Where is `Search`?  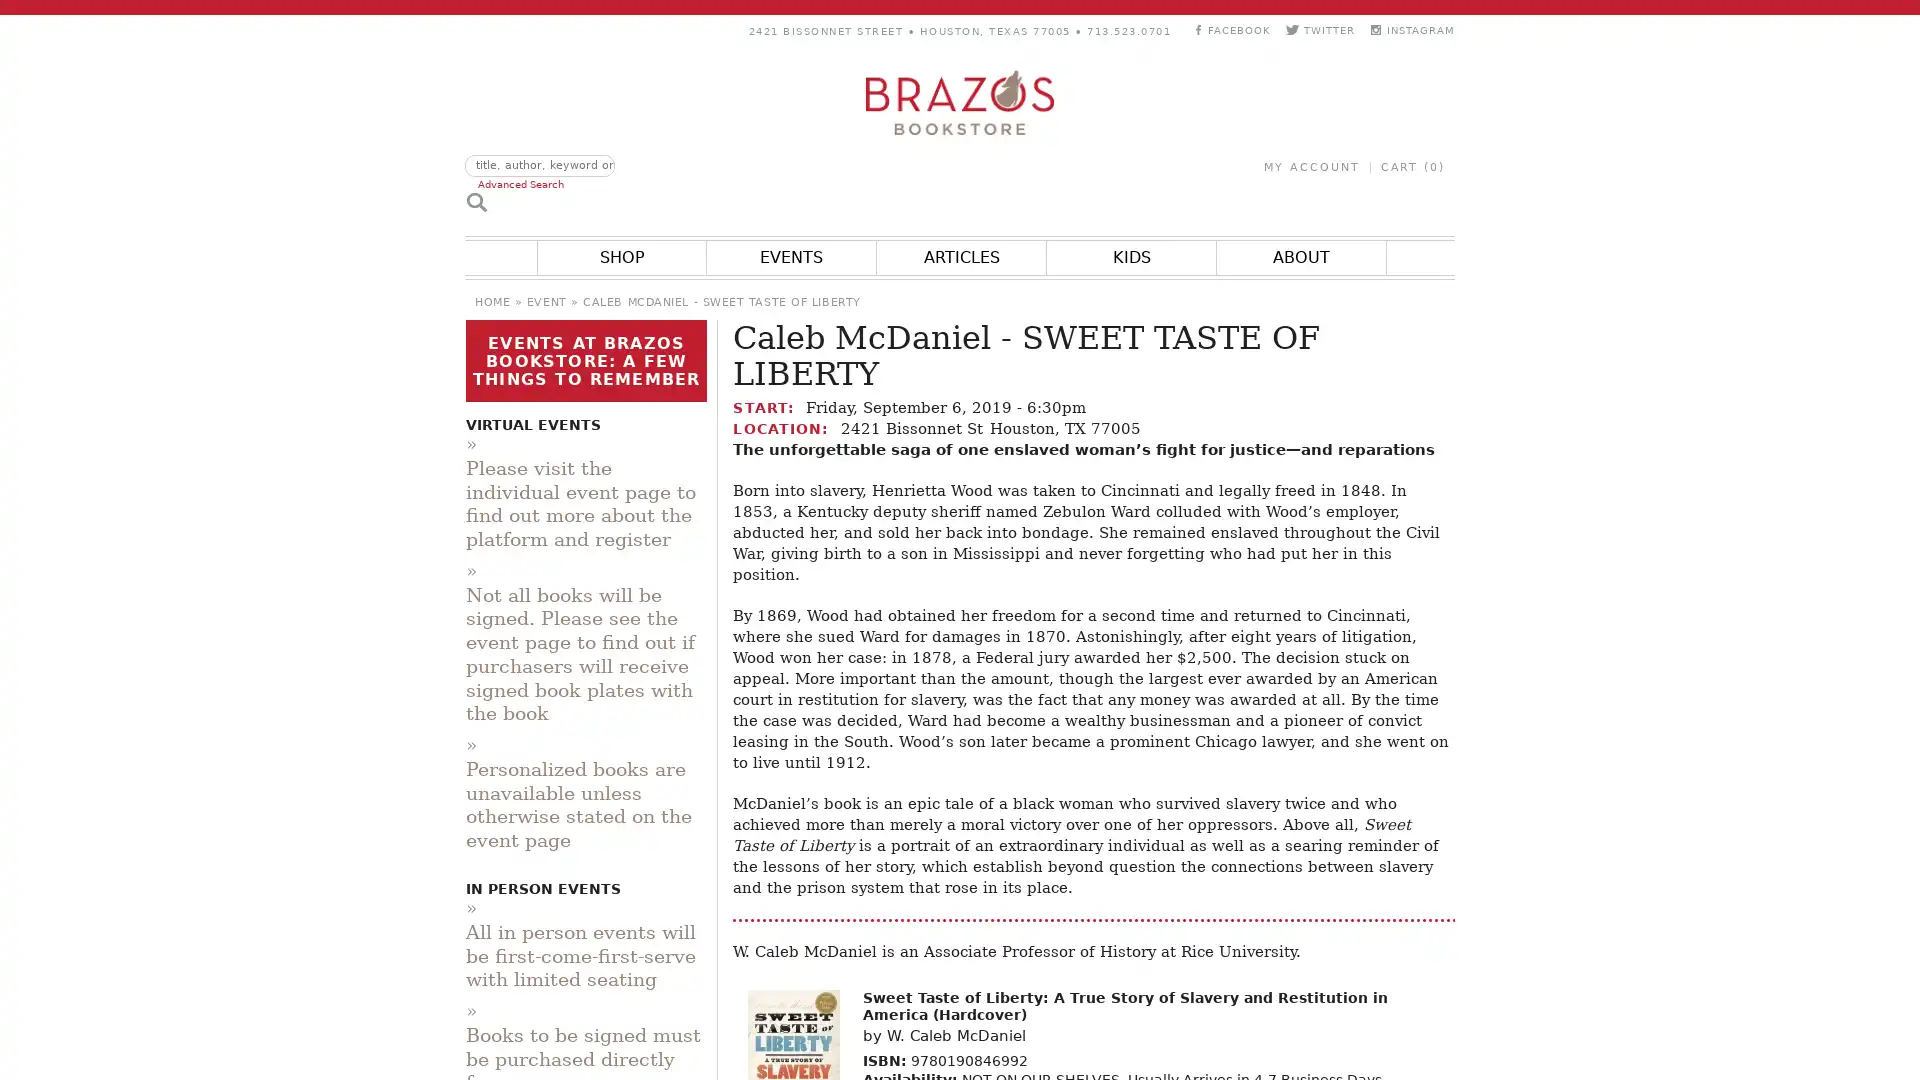 Search is located at coordinates (475, 200).